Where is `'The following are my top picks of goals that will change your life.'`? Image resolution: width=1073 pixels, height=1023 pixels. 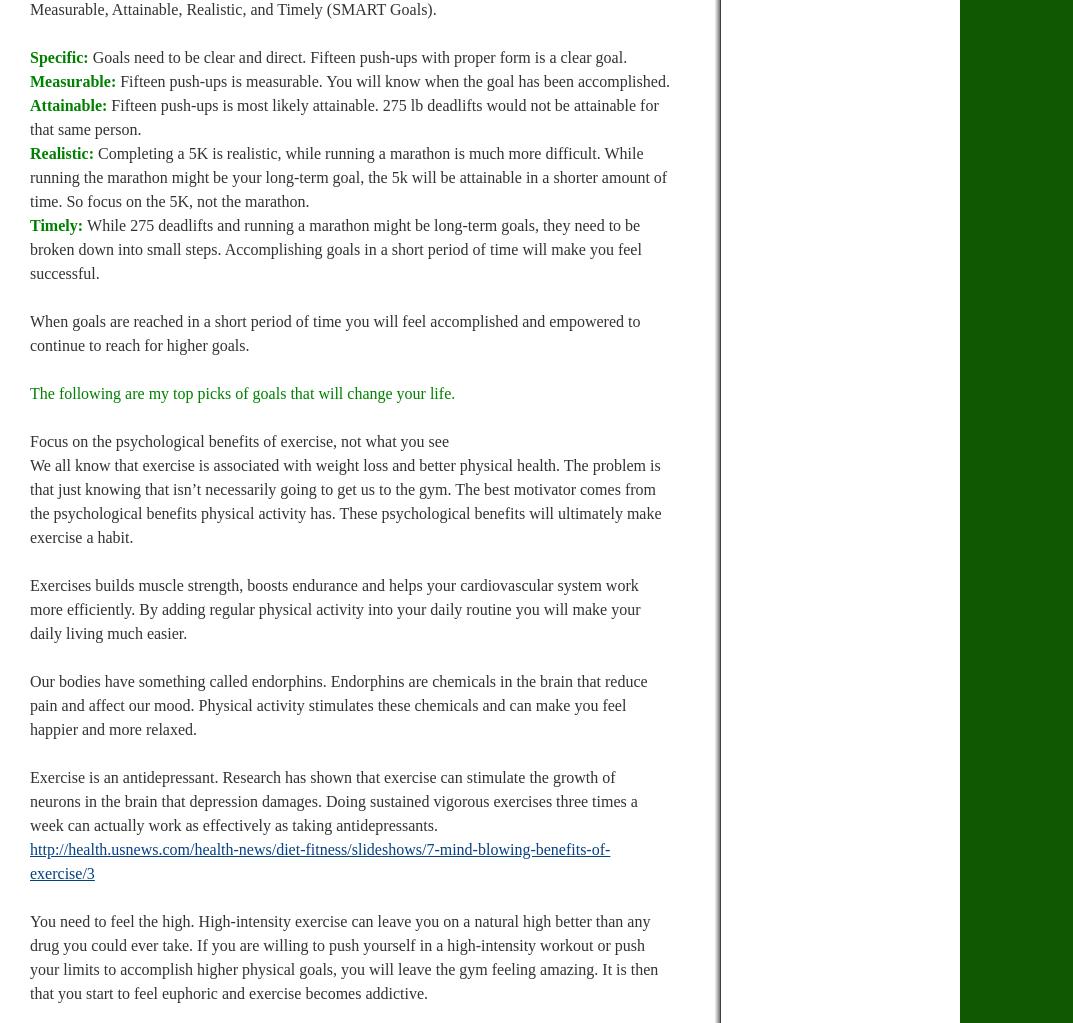
'The following are my top picks of goals that will change your life.' is located at coordinates (29, 392).